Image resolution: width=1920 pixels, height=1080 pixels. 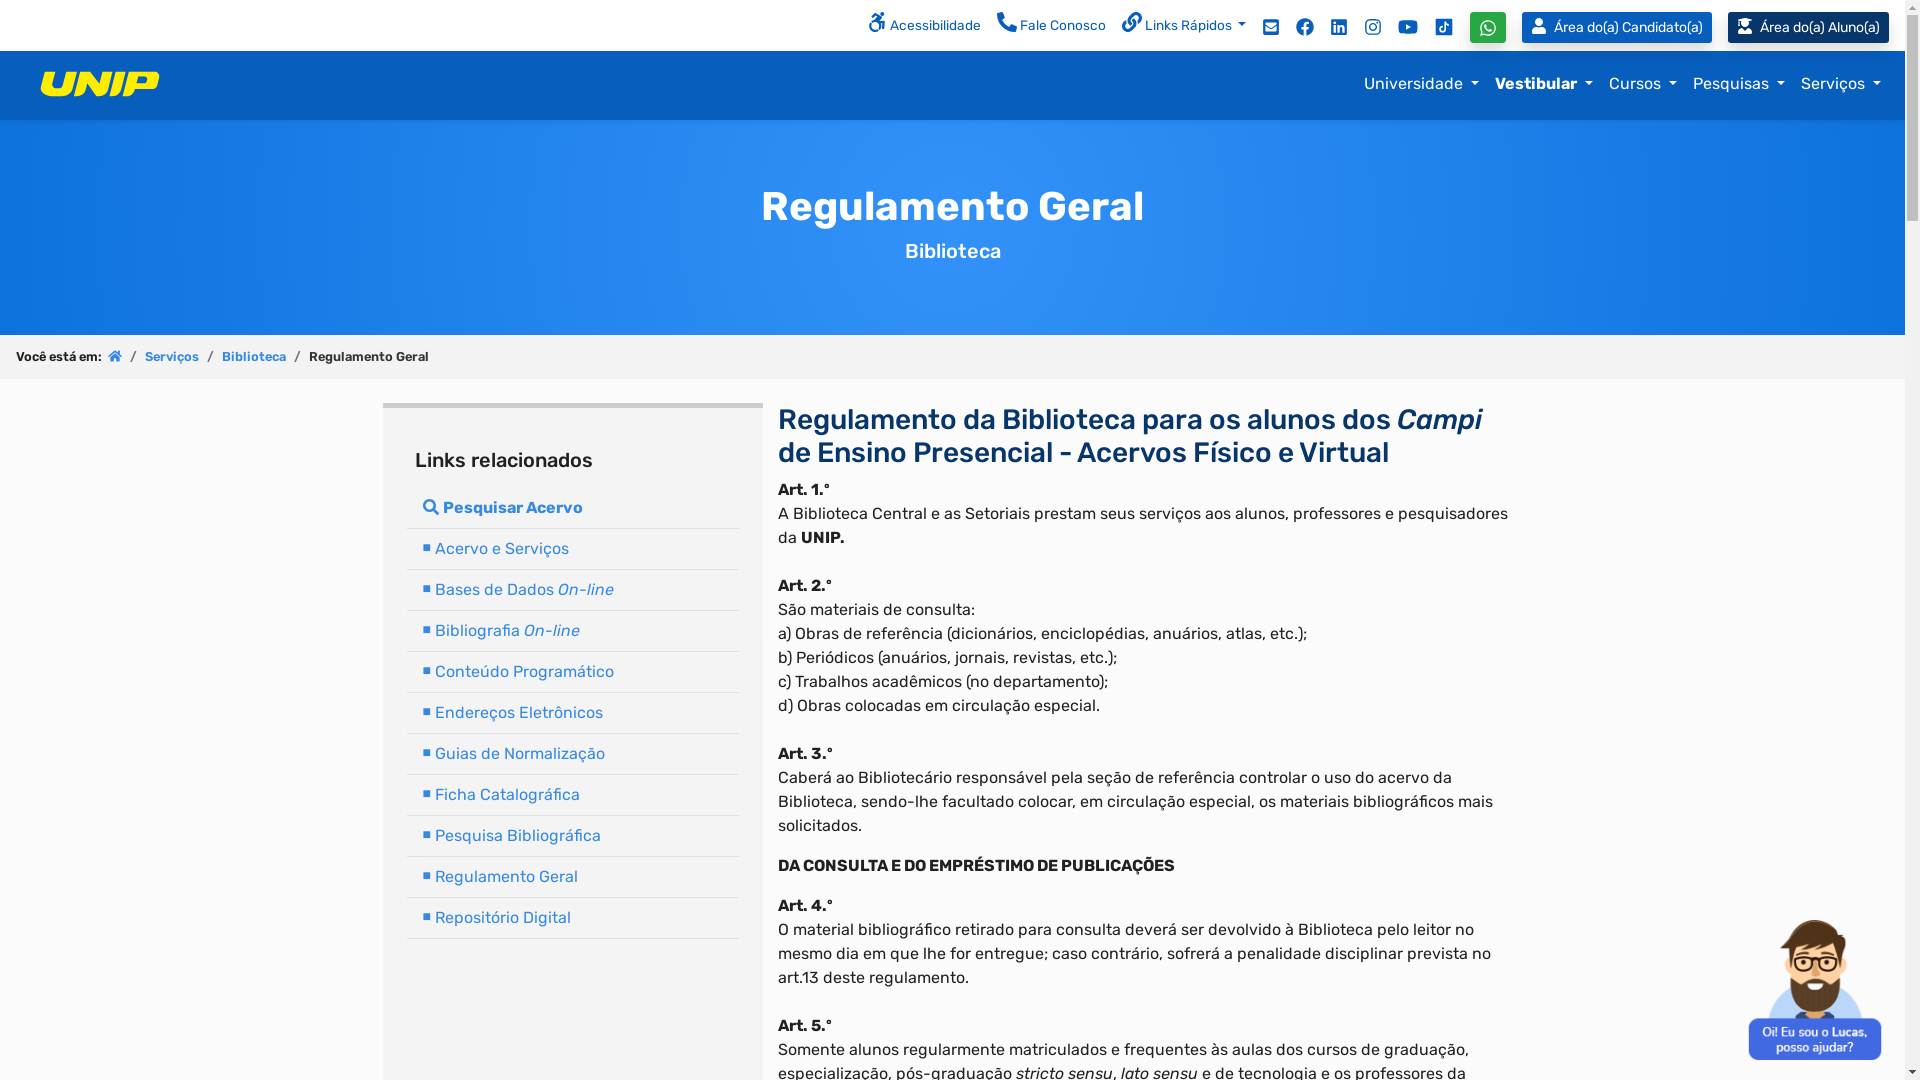 What do you see at coordinates (1808, 27) in the screenshot?
I see `'Aluno(a)'` at bounding box center [1808, 27].